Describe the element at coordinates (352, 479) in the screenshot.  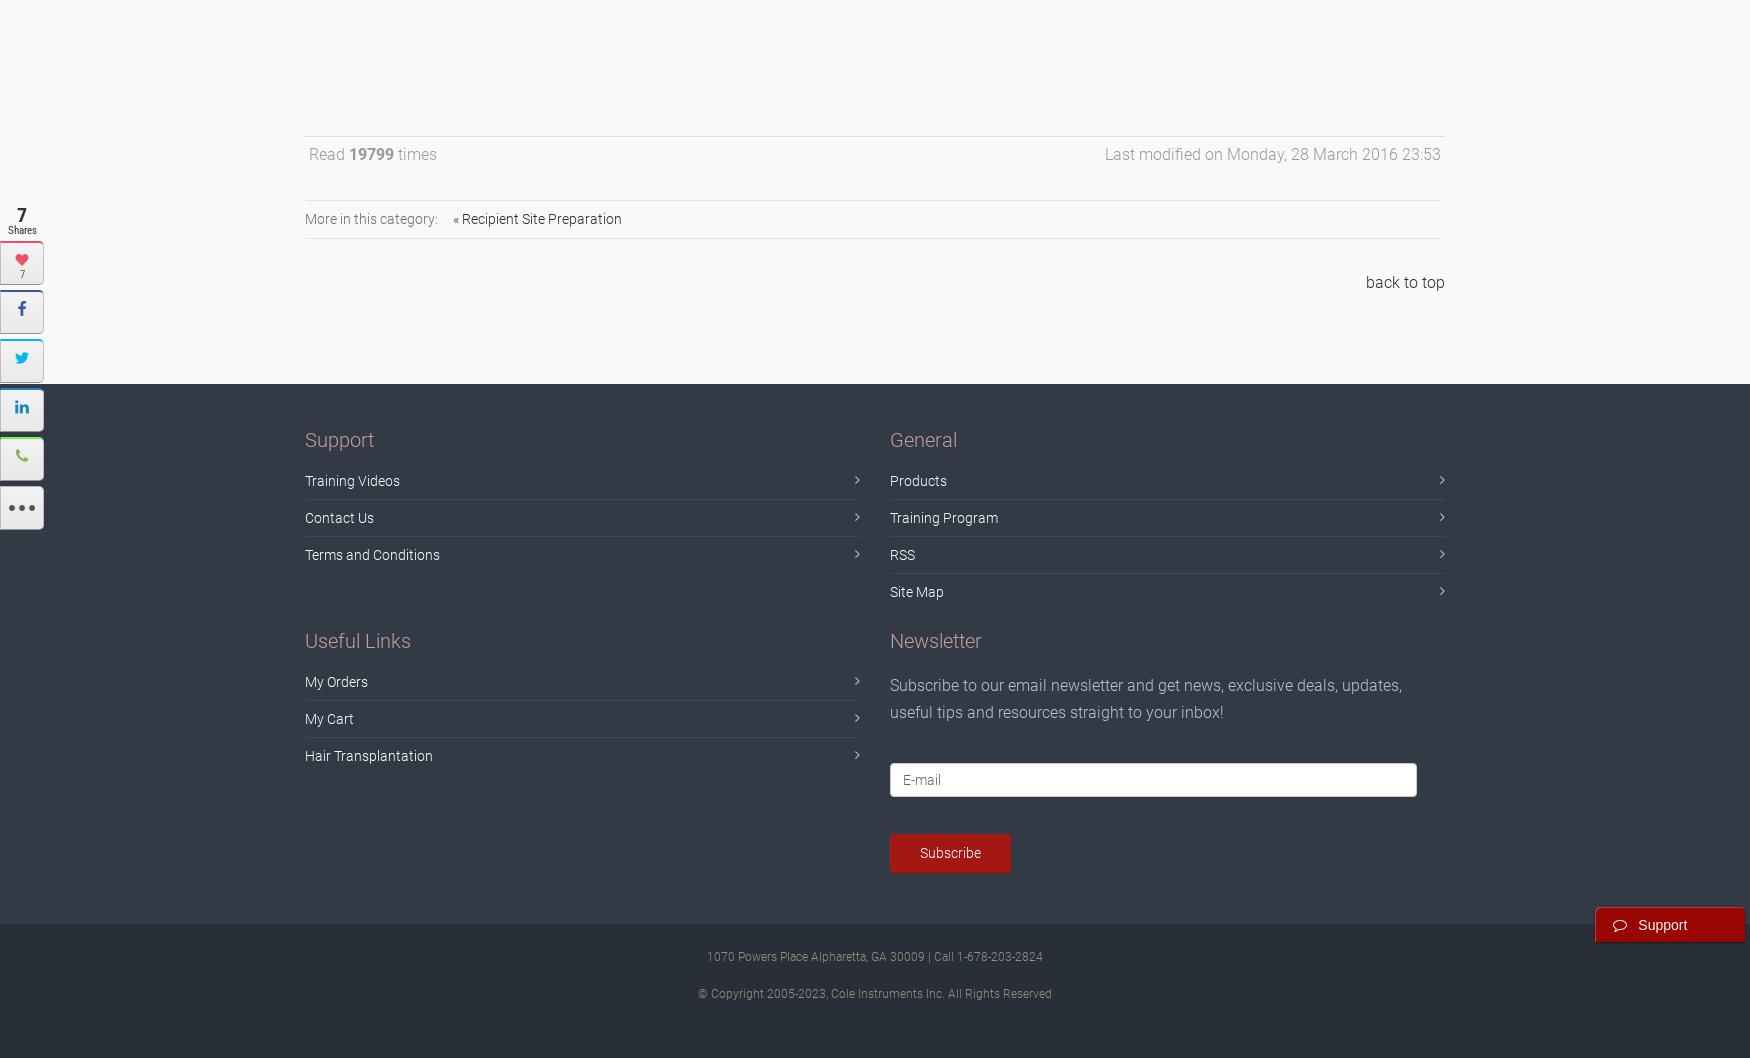
I see `'Training Videos'` at that location.